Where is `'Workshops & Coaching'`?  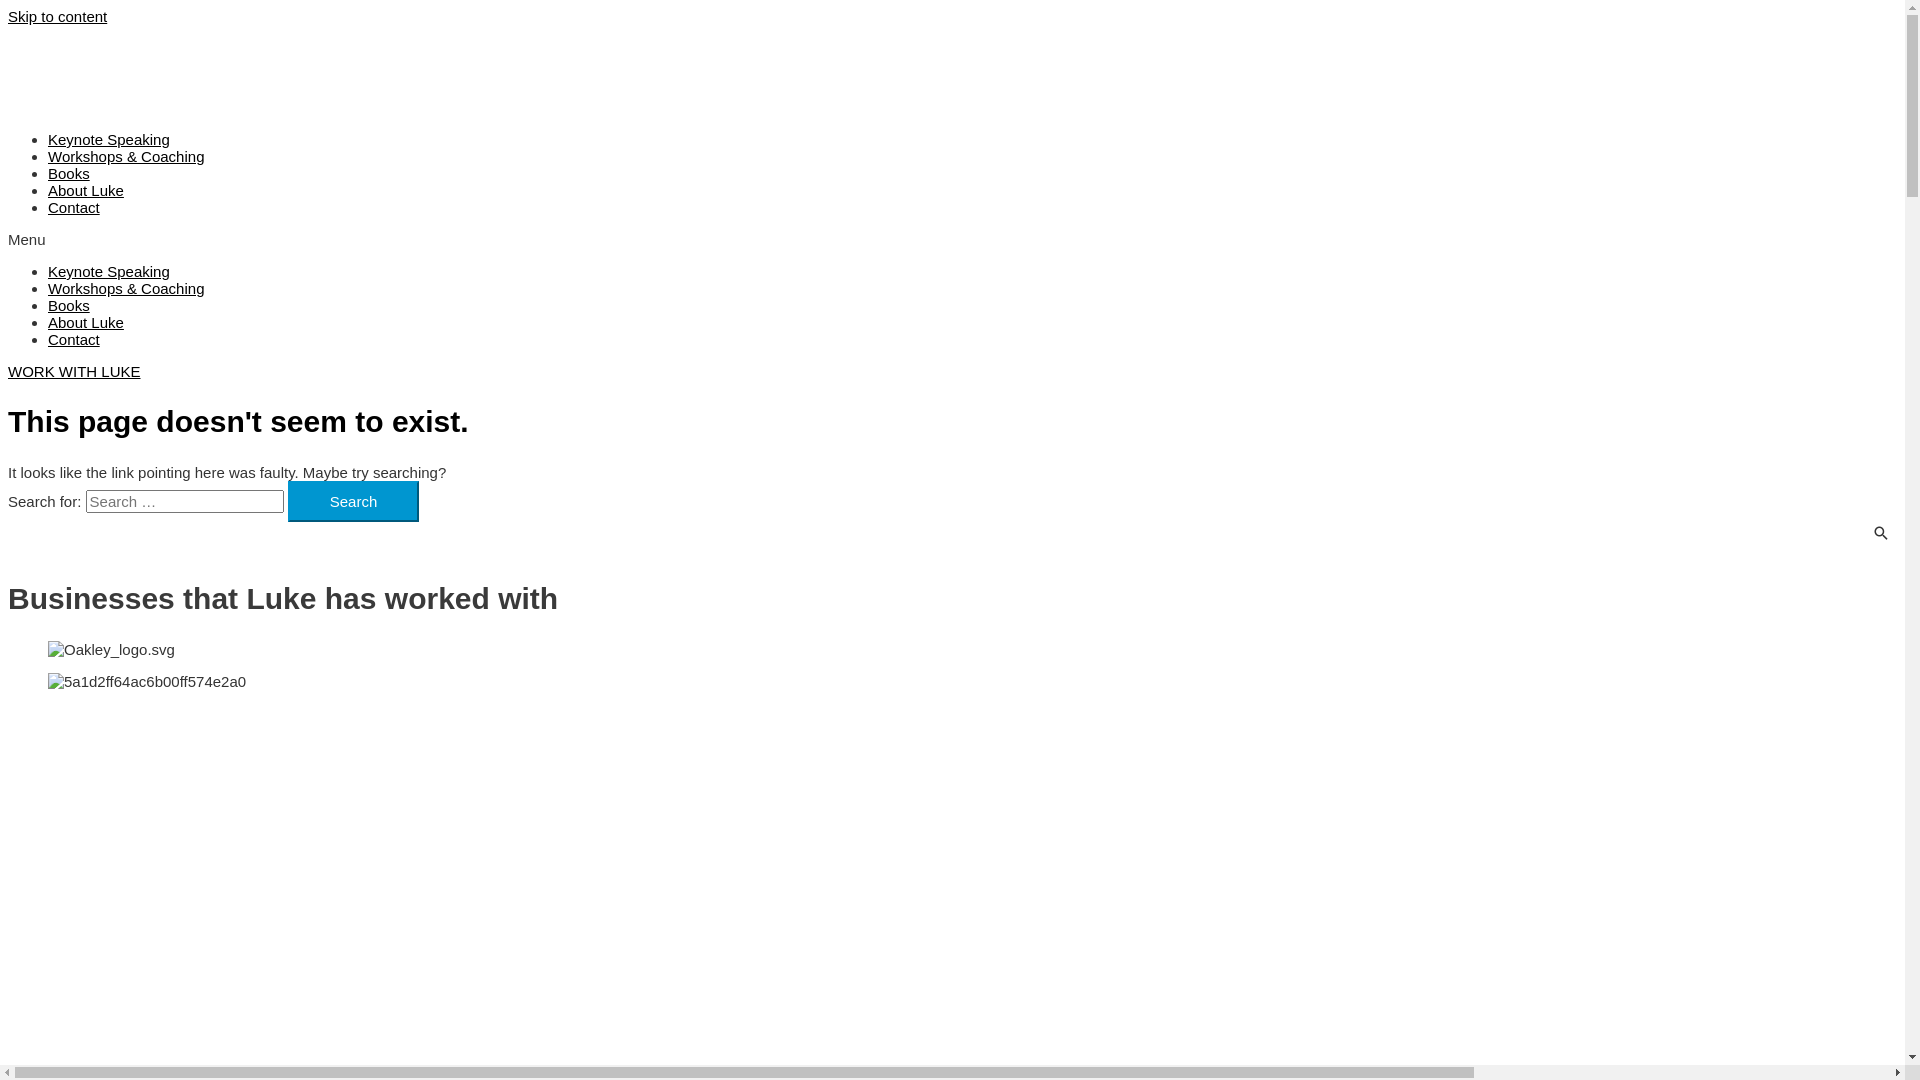
'Workshops & Coaching' is located at coordinates (124, 155).